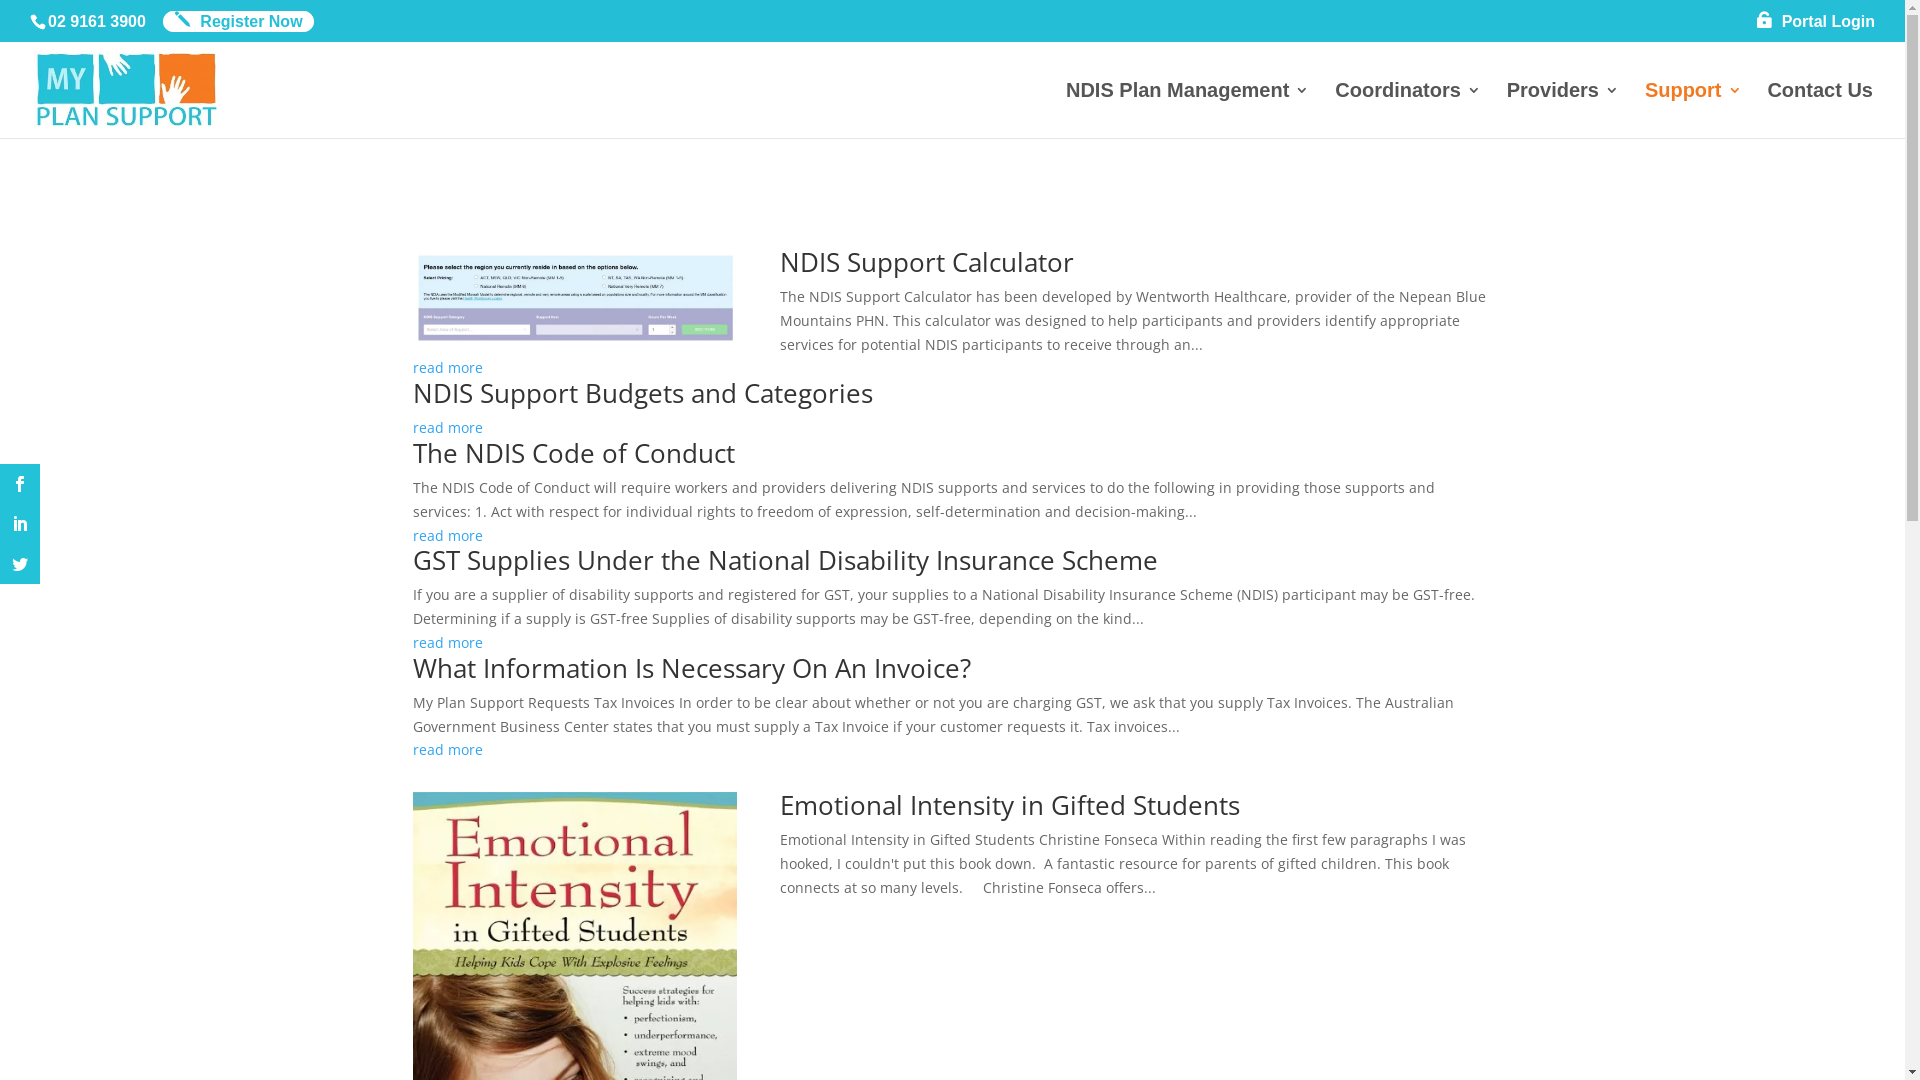  What do you see at coordinates (1815, 27) in the screenshot?
I see `'Portal Login'` at bounding box center [1815, 27].